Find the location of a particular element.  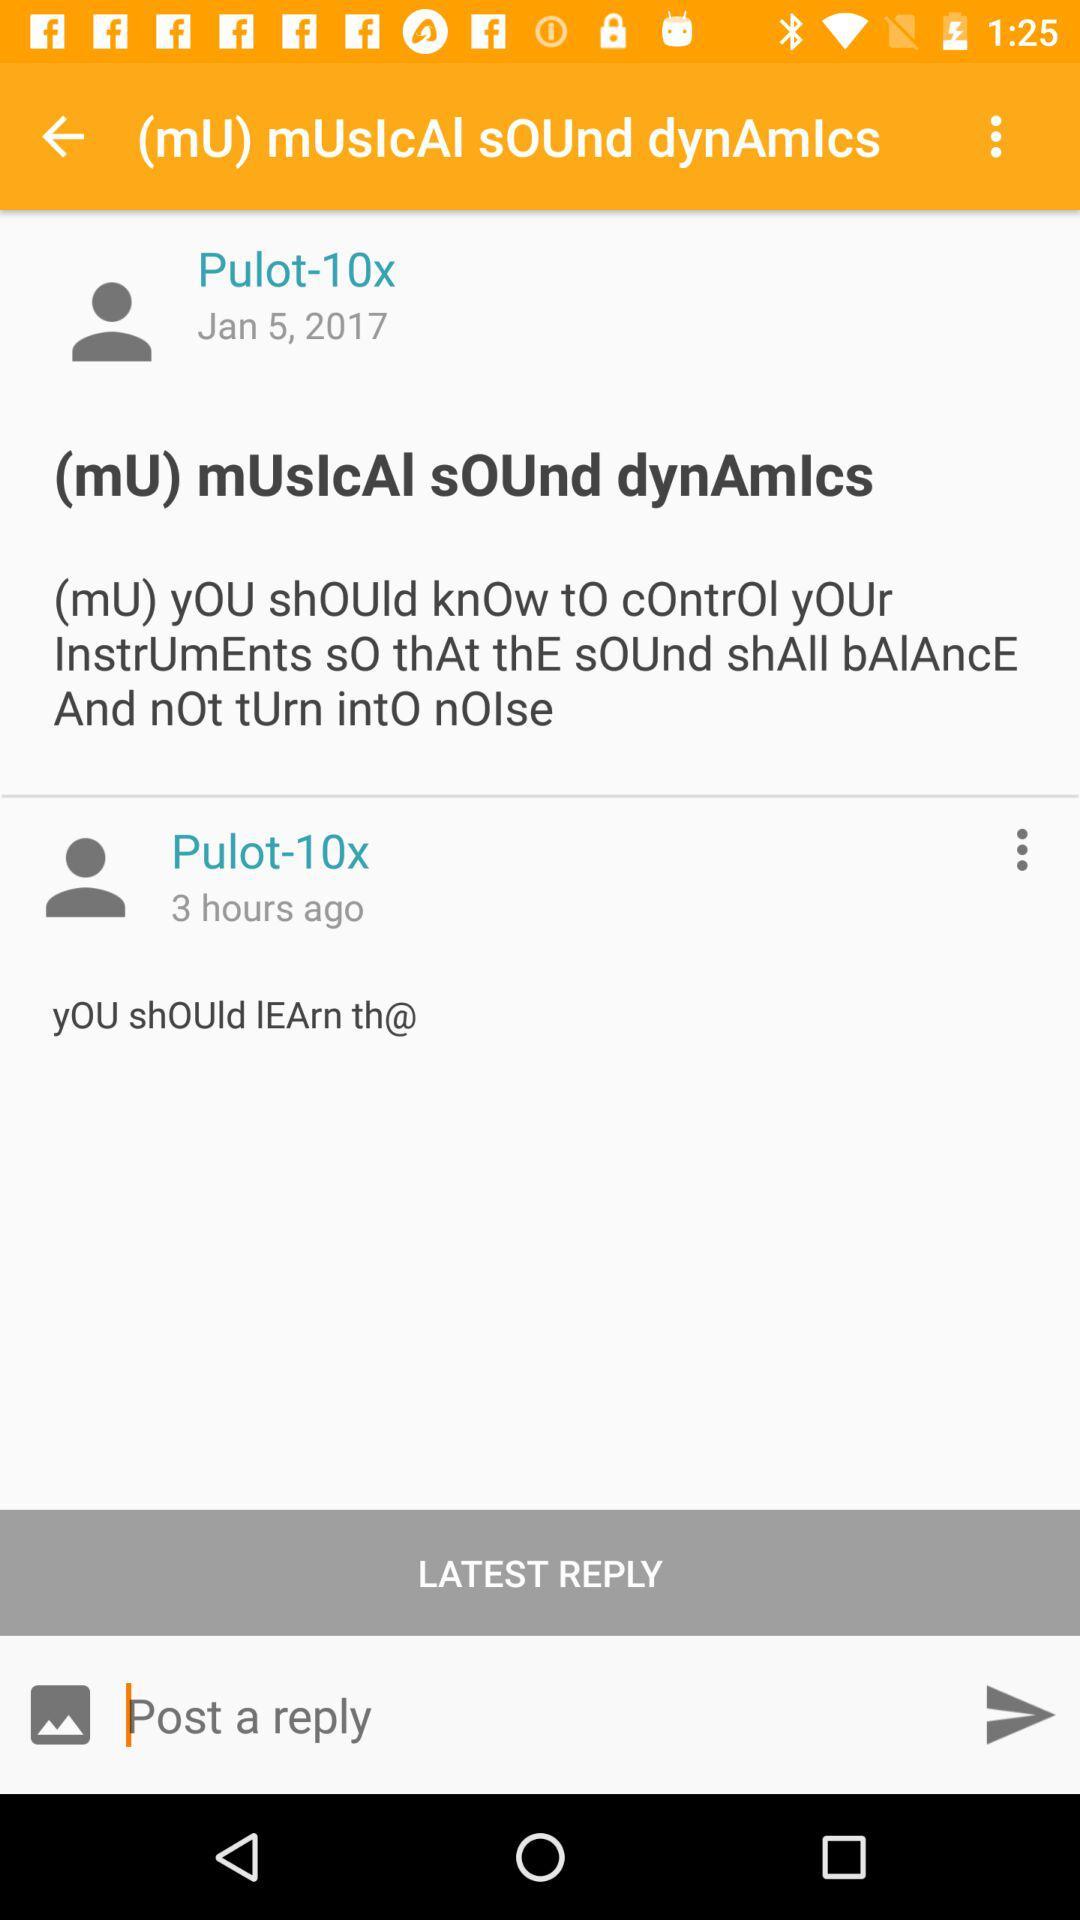

profile picture is located at coordinates (84, 877).